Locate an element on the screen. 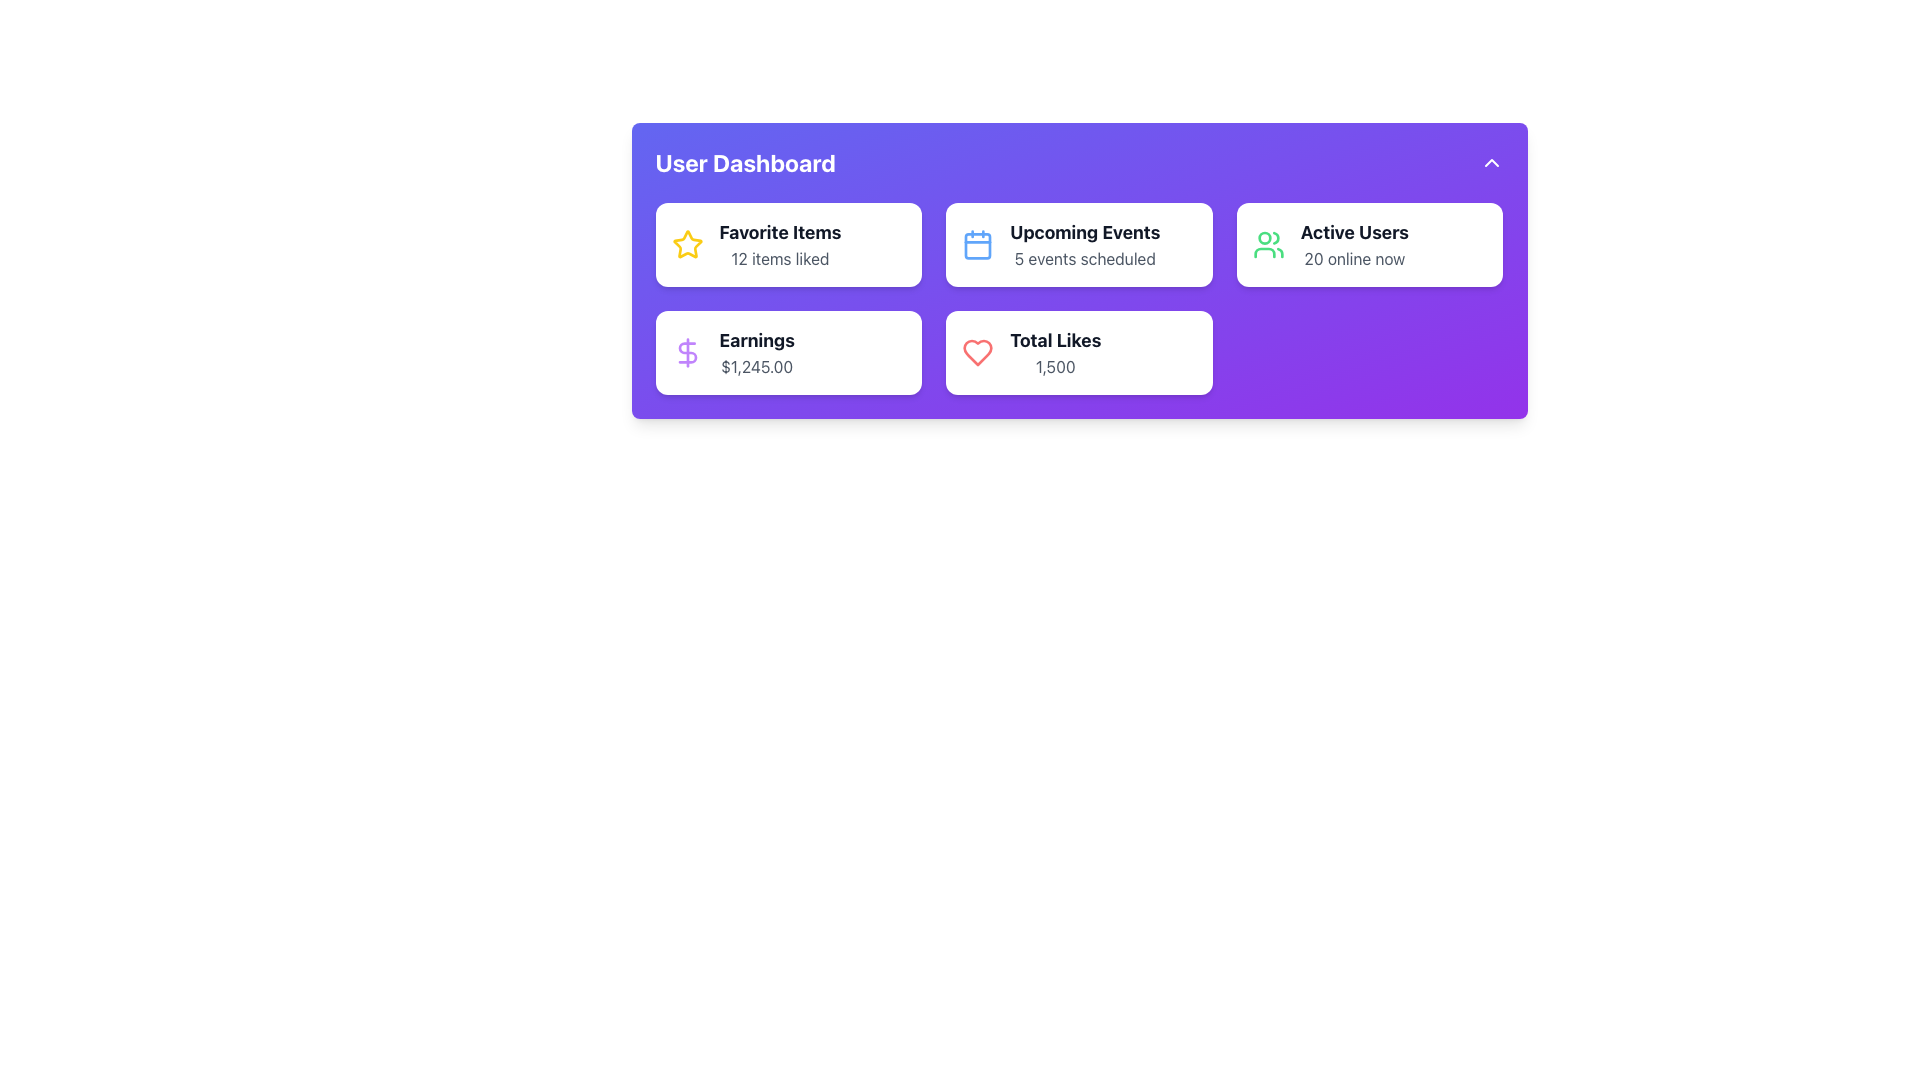 This screenshot has width=1920, height=1080. the non-interactive informational label displaying the number of items marked as favorites, located below 'Favorite Items' in the top-left block of the dashboard interface is located at coordinates (779, 257).